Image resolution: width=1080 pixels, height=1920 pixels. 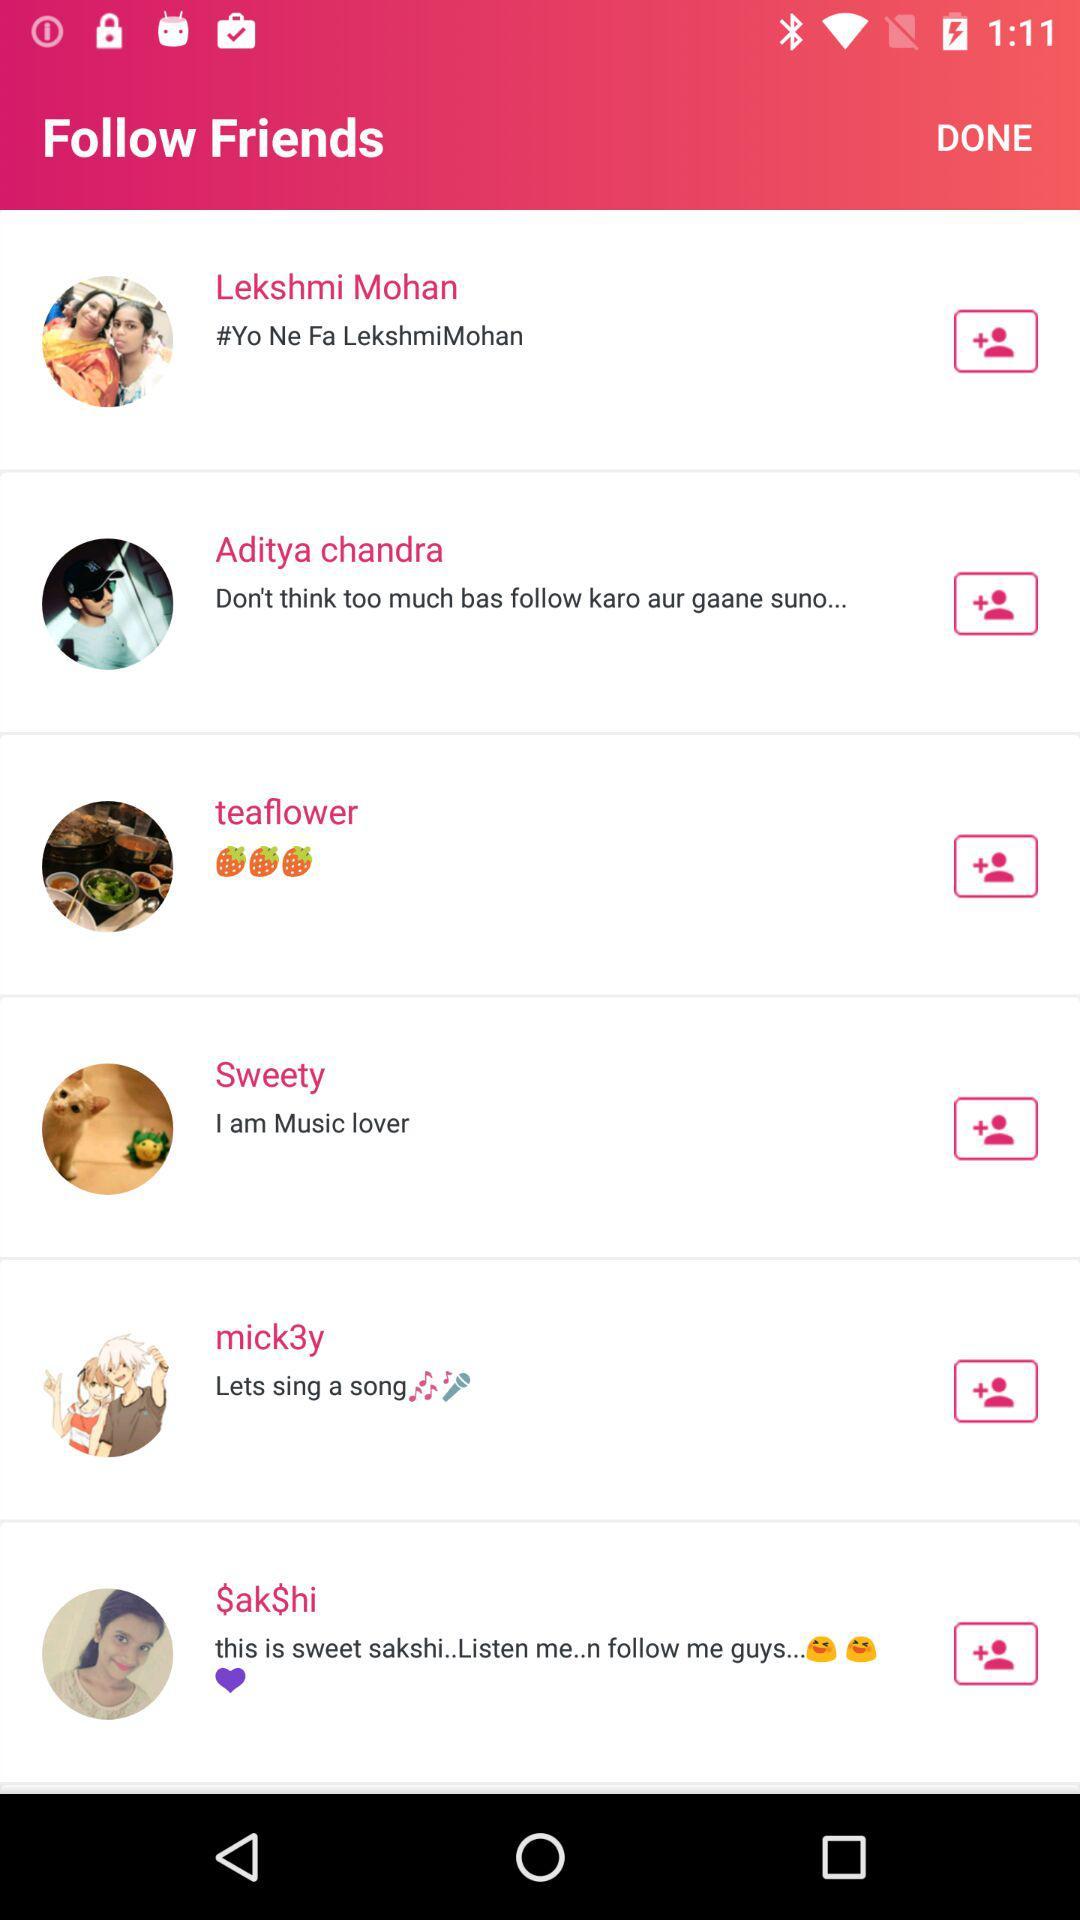 I want to click on contact, so click(x=995, y=602).